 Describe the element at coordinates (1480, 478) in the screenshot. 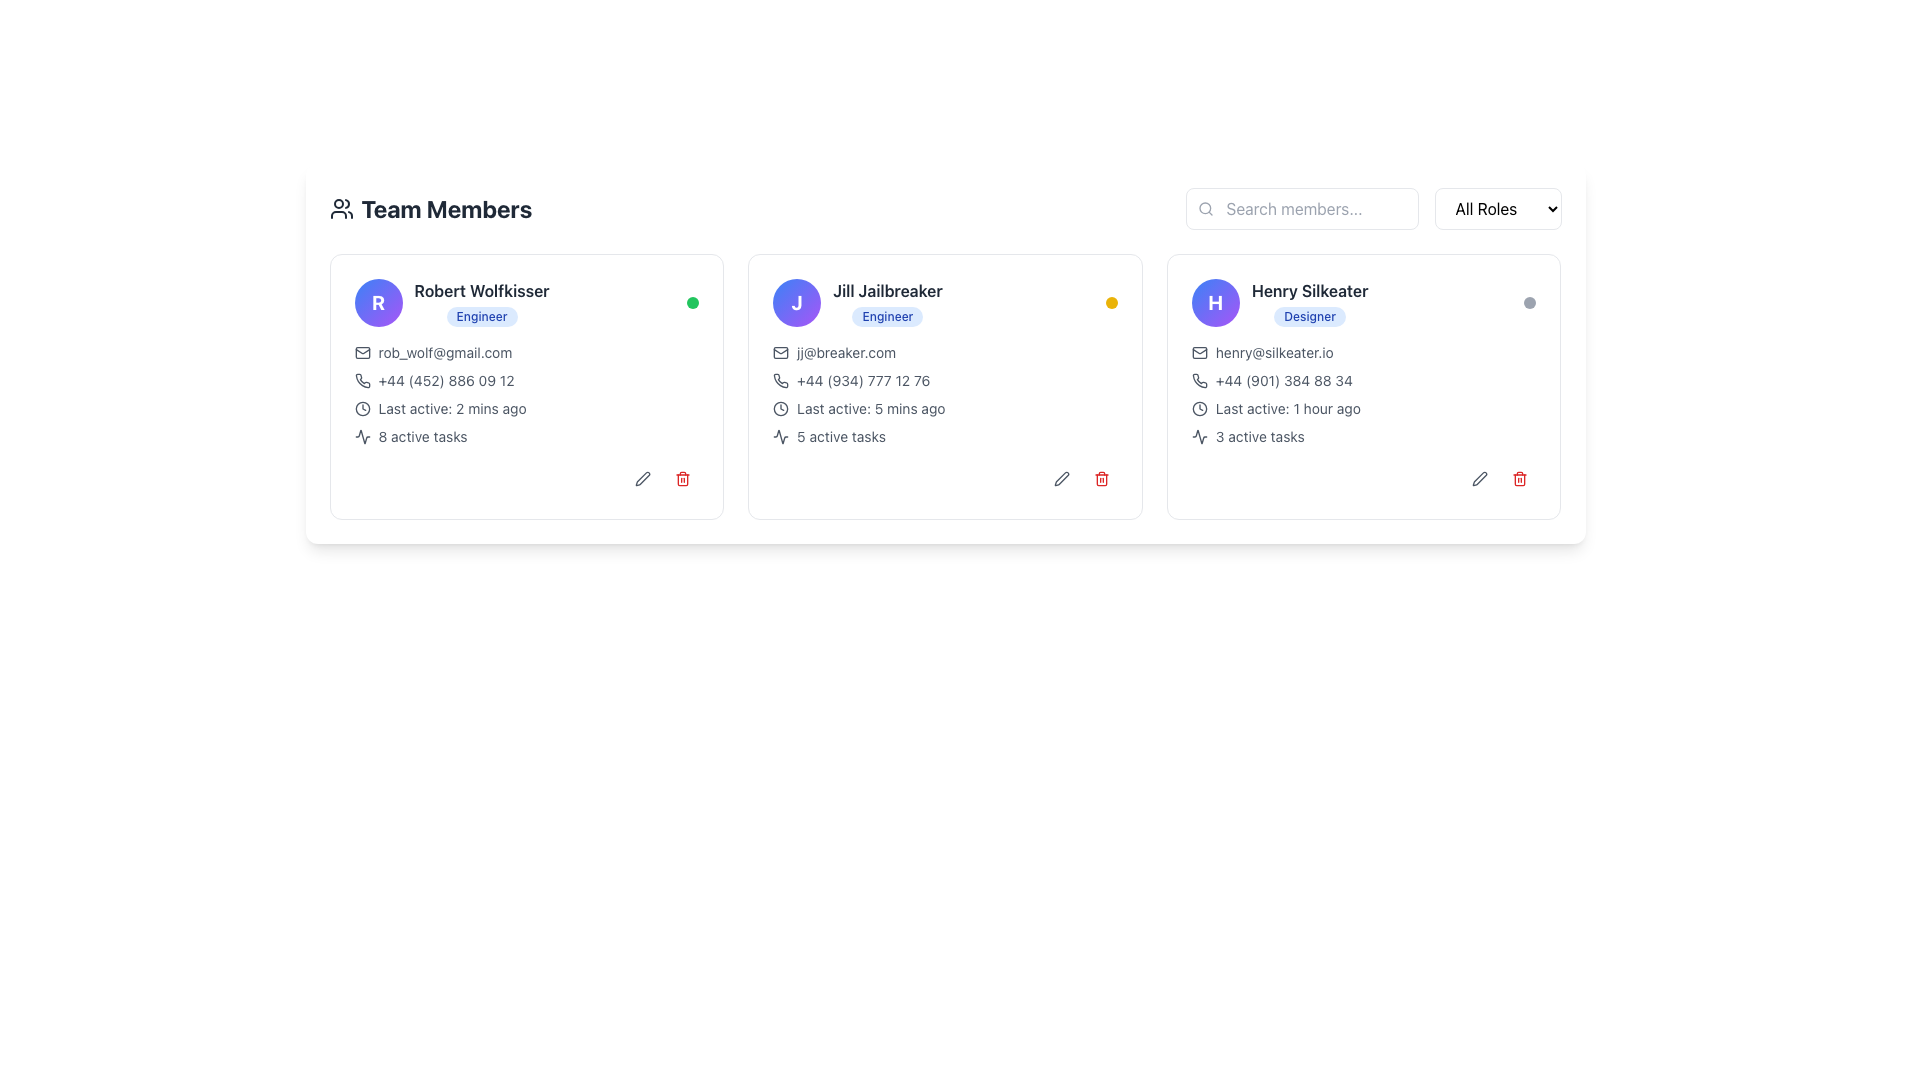

I see `the edit icon located in the bottom-right area of Henry Silkeater's user card to initiate modifications` at that location.